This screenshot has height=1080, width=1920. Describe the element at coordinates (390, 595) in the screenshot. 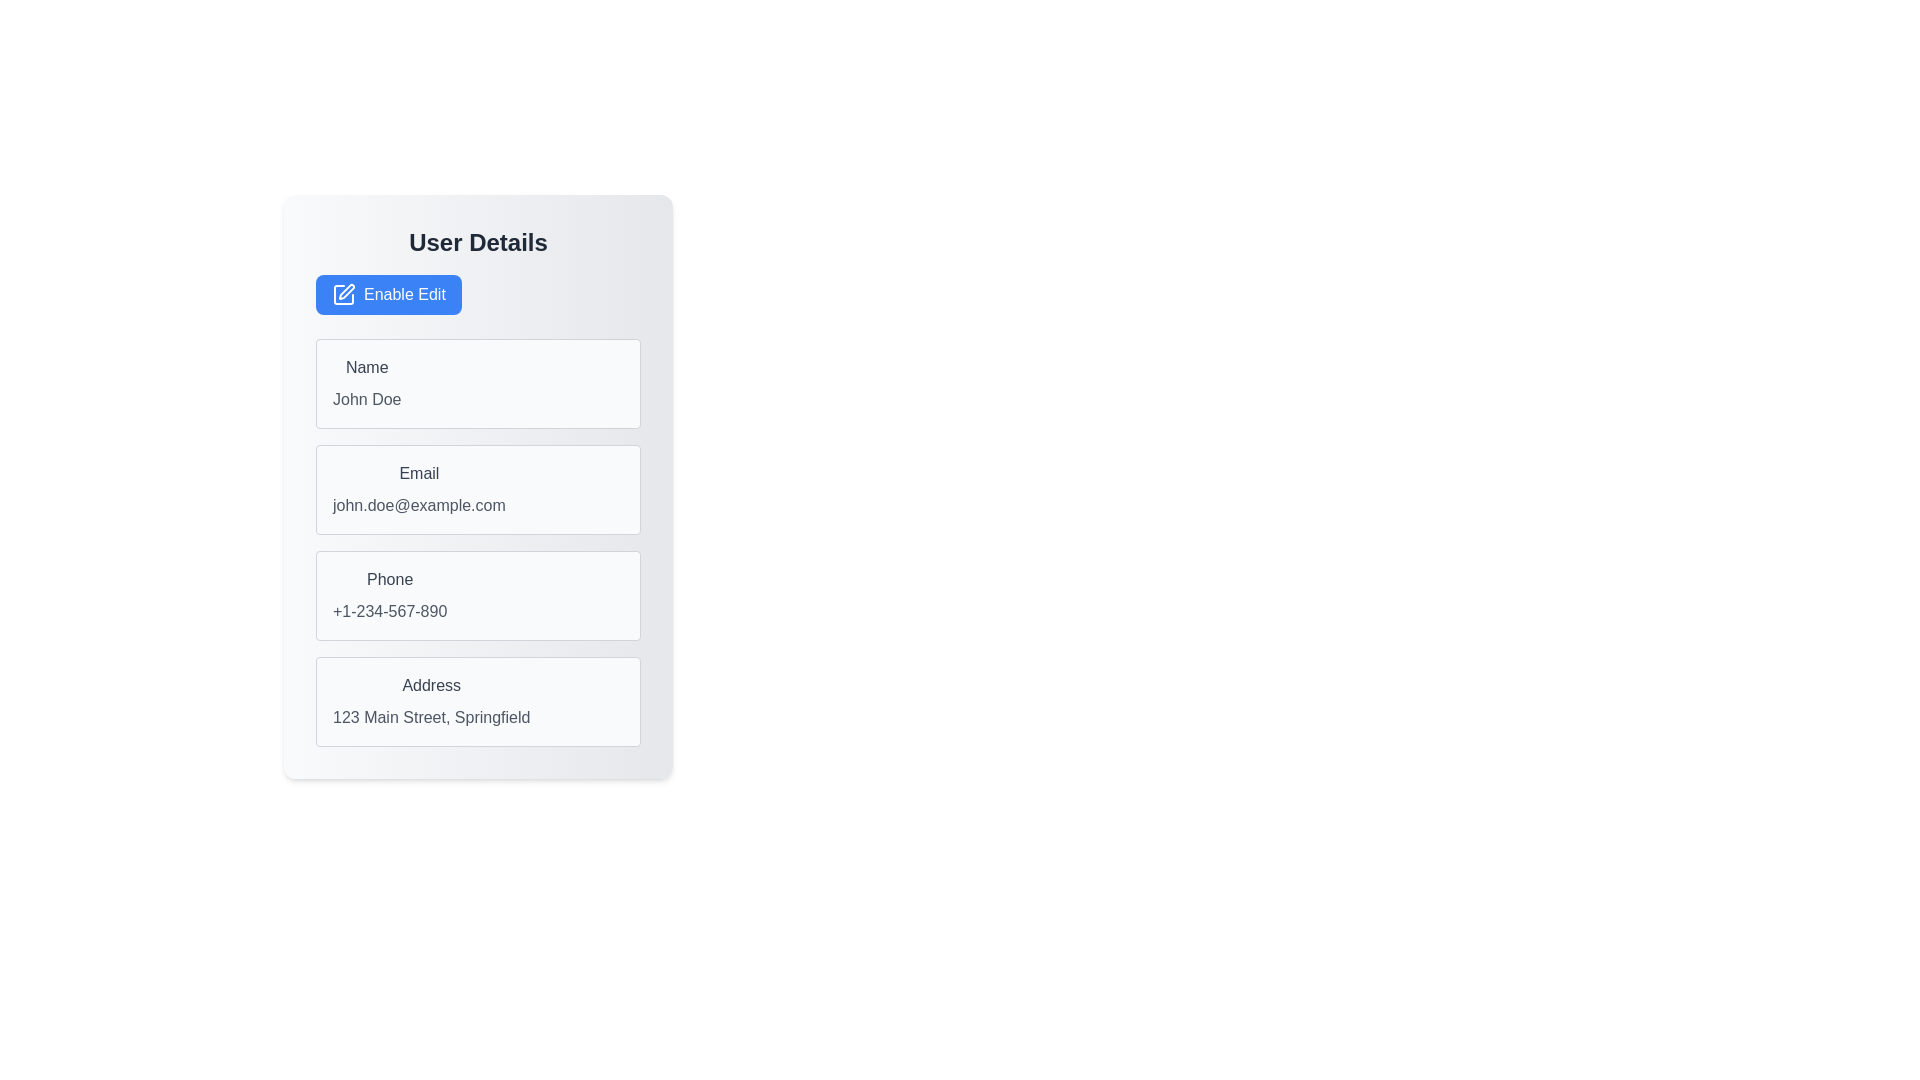

I see `text displayed in the phone label and associated phone number within the bordered, rounded rectangle box in the 'Phone' section of the user profile` at that location.